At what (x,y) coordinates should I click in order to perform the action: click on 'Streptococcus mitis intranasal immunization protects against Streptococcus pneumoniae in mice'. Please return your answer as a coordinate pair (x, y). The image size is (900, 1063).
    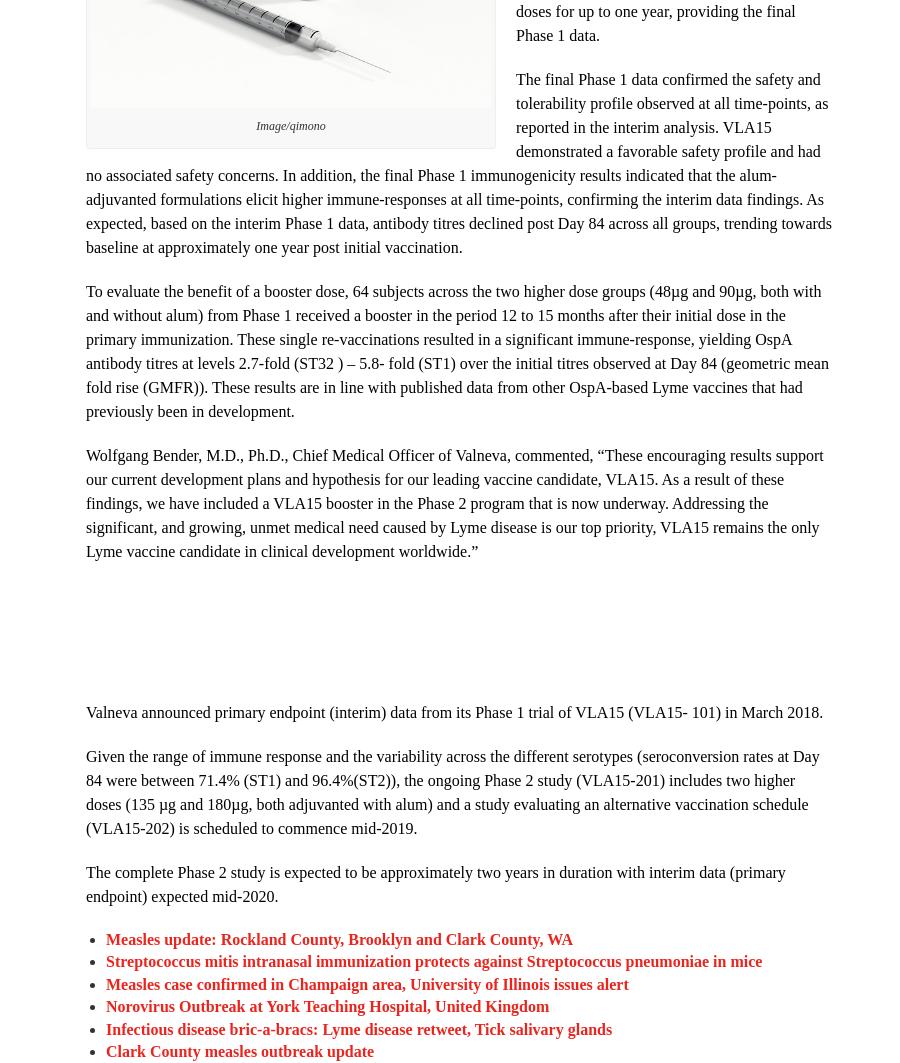
    Looking at the image, I should click on (433, 960).